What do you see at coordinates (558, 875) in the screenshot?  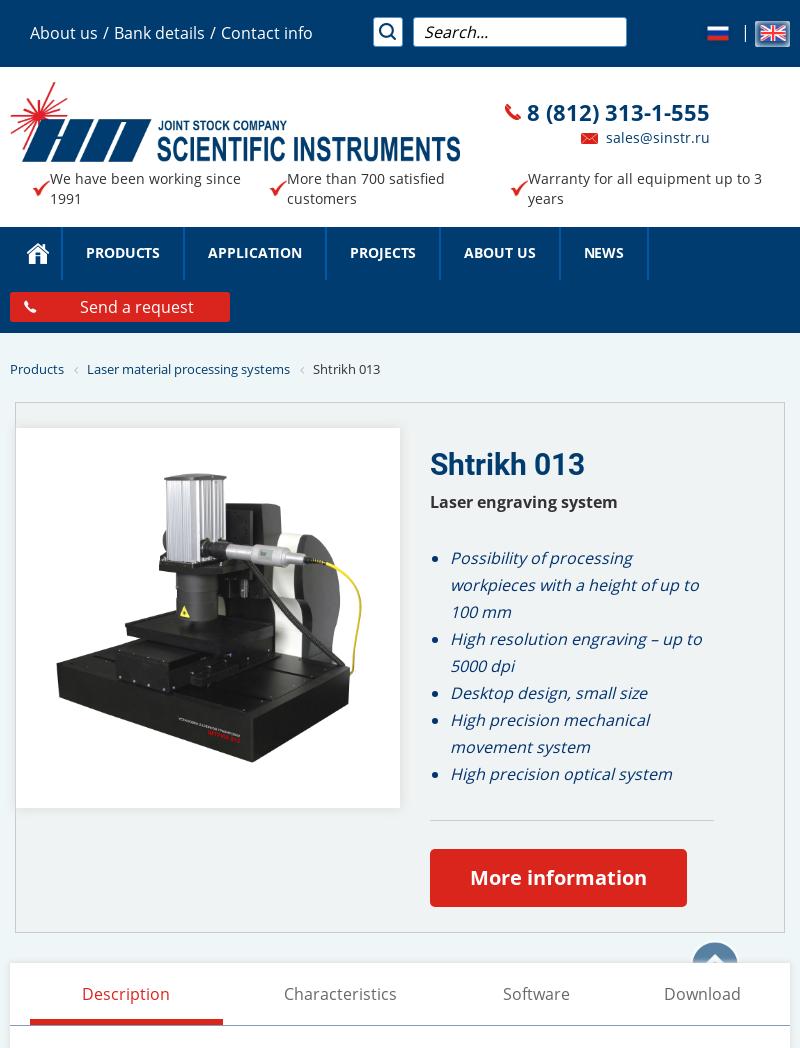 I see `'More information'` at bounding box center [558, 875].